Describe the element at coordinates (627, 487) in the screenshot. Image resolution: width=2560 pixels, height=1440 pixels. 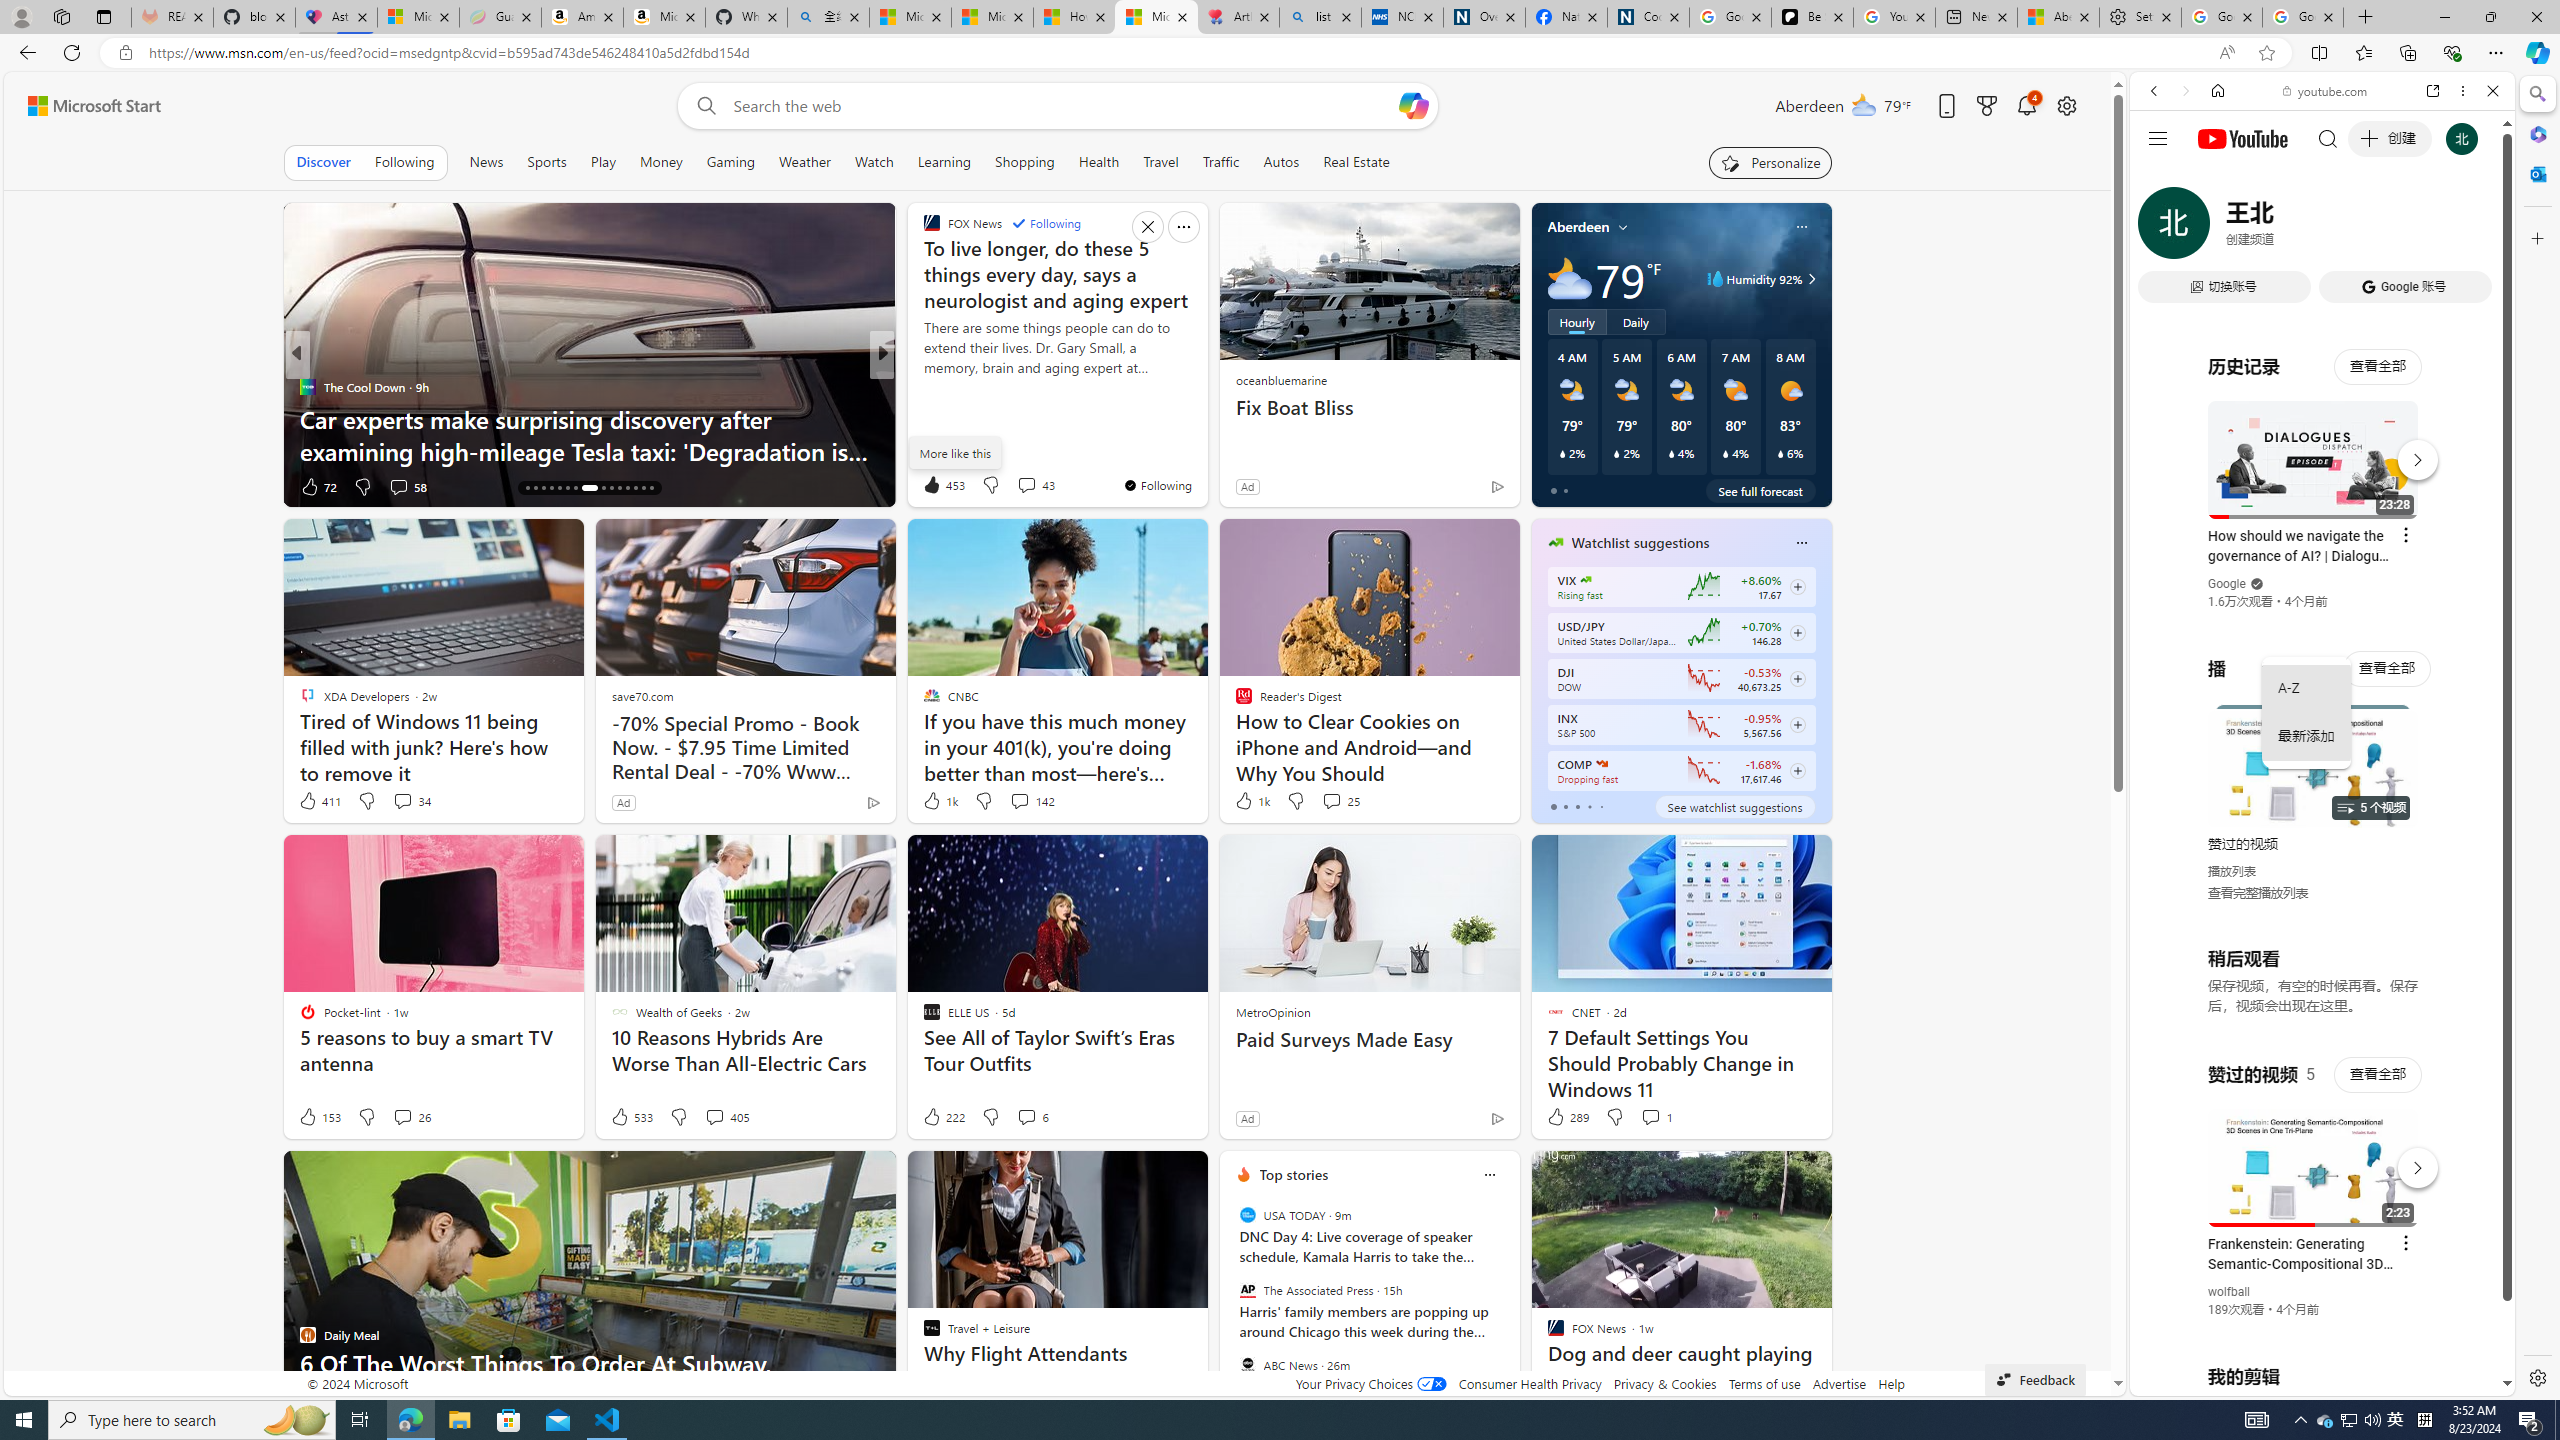
I see `'AutomationID: tab-27'` at that location.